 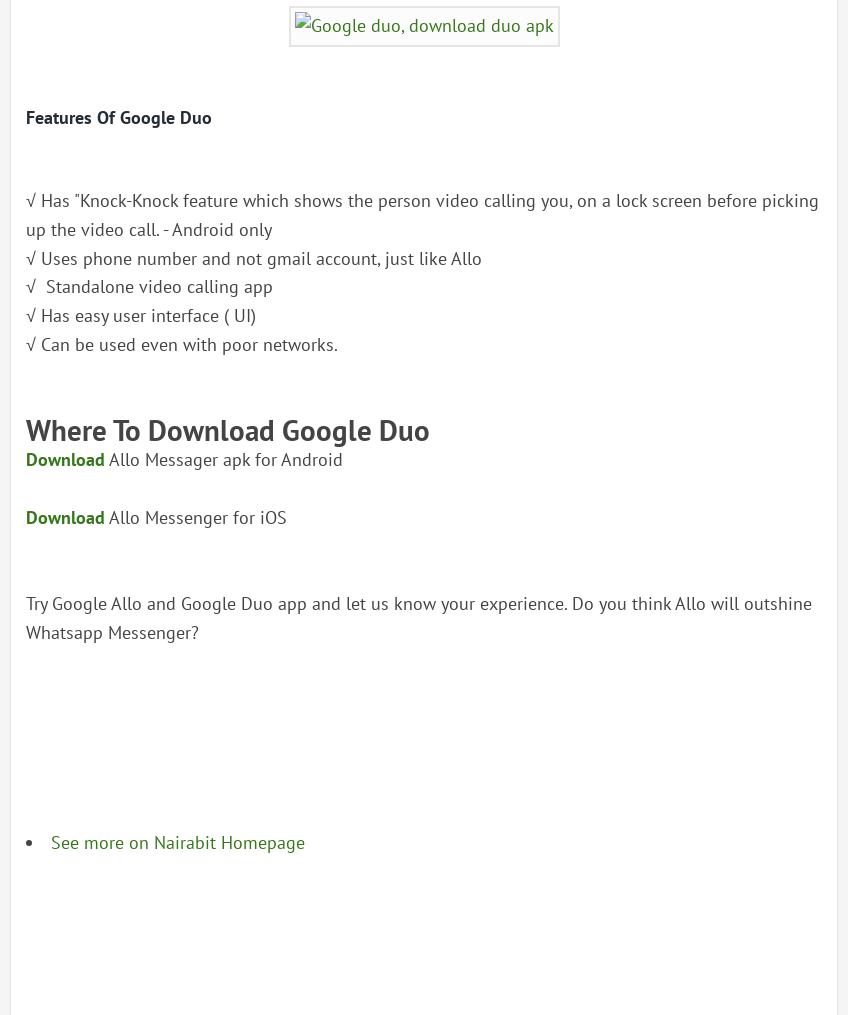 I want to click on '√ Has easy user interface ( UI)', so click(x=139, y=314).